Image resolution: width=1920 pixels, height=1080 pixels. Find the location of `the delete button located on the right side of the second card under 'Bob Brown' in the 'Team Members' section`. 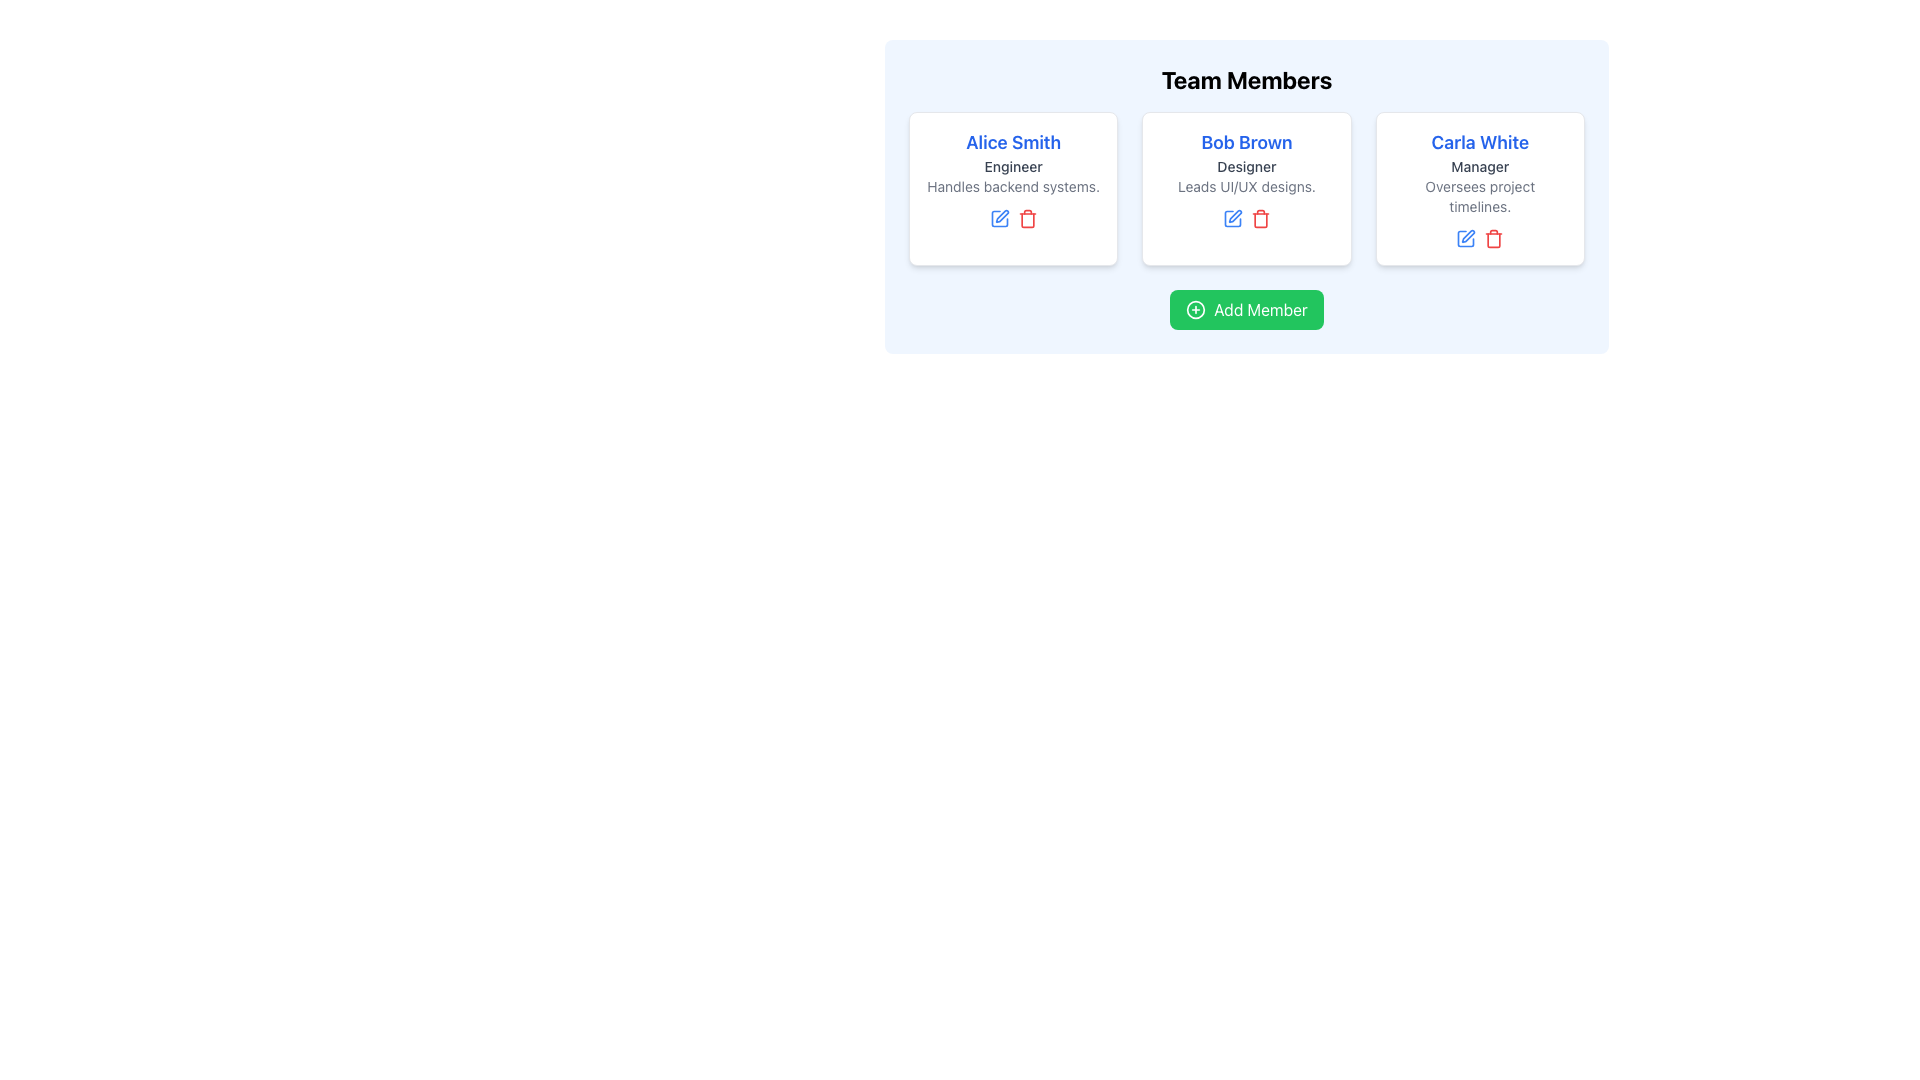

the delete button located on the right side of the second card under 'Bob Brown' in the 'Team Members' section is located at coordinates (1260, 219).